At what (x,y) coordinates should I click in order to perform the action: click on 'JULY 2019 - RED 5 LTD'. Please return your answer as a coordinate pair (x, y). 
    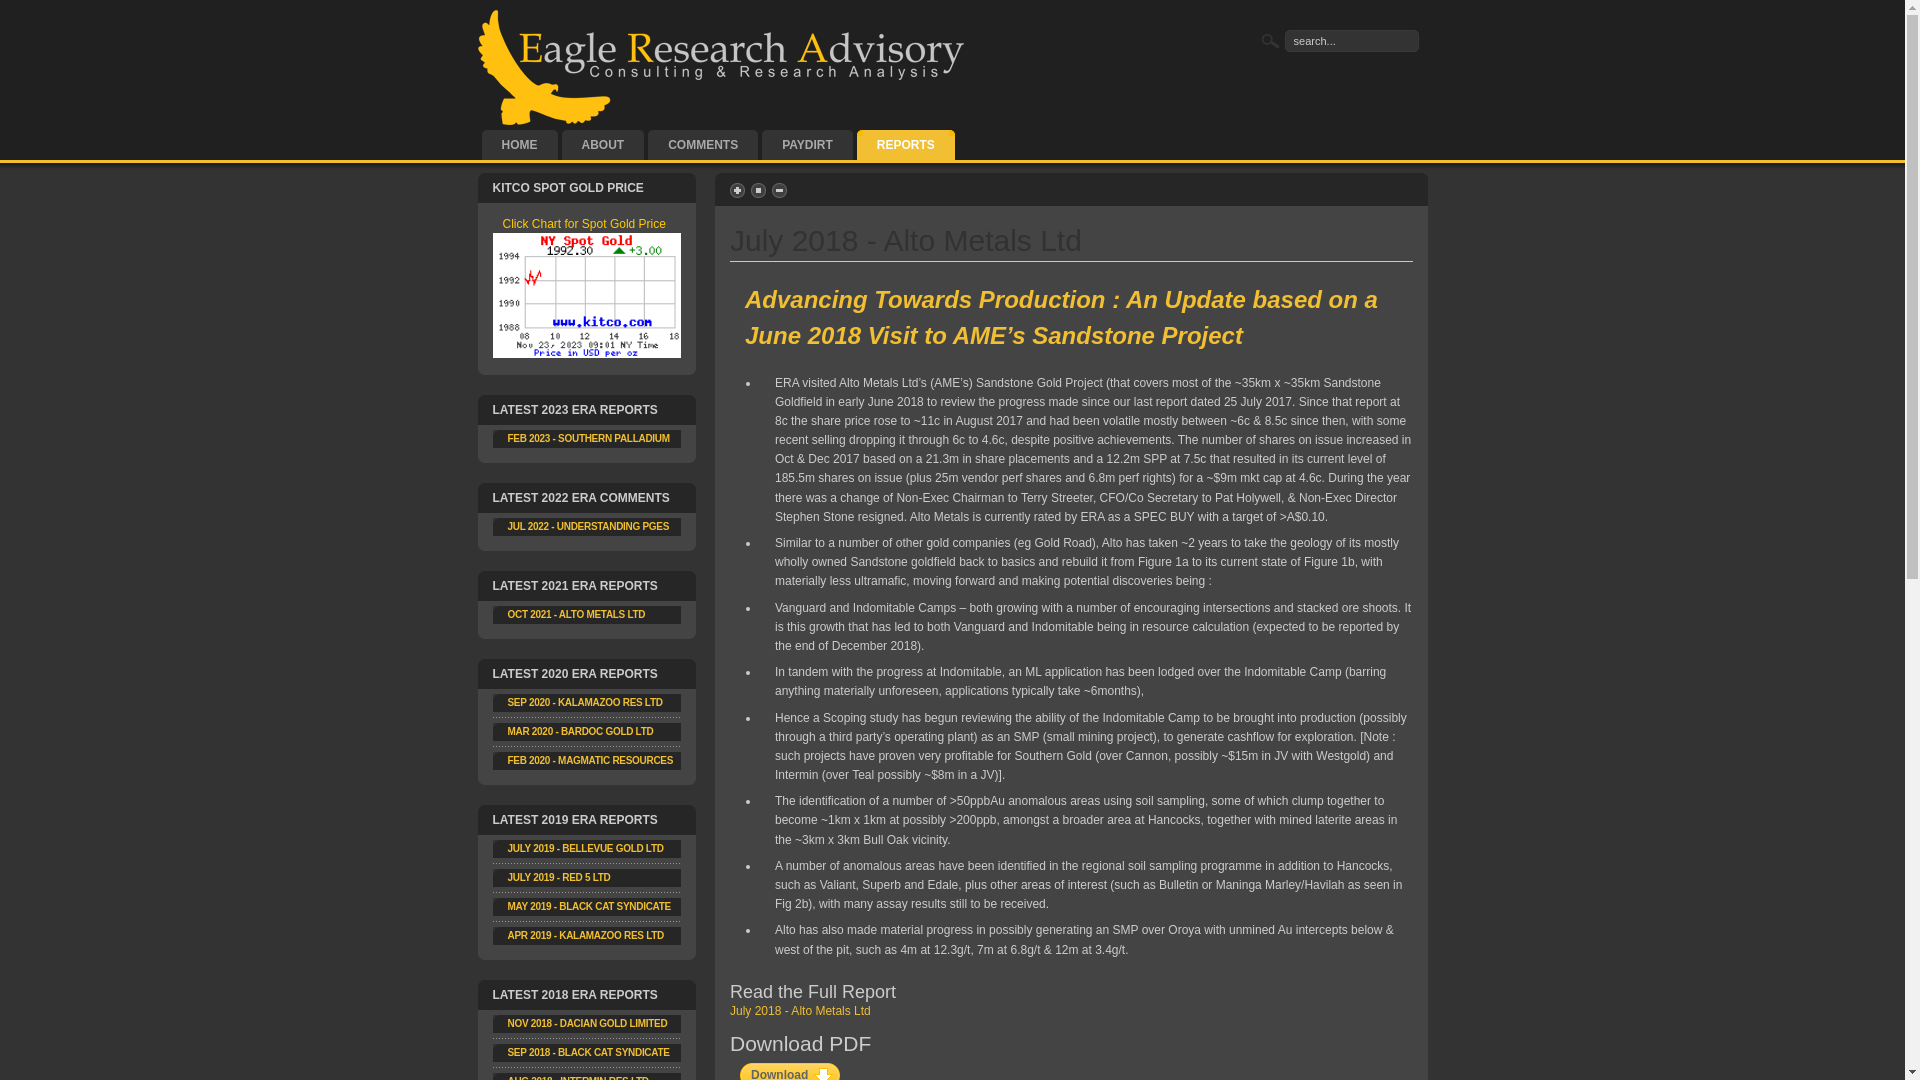
    Looking at the image, I should click on (559, 876).